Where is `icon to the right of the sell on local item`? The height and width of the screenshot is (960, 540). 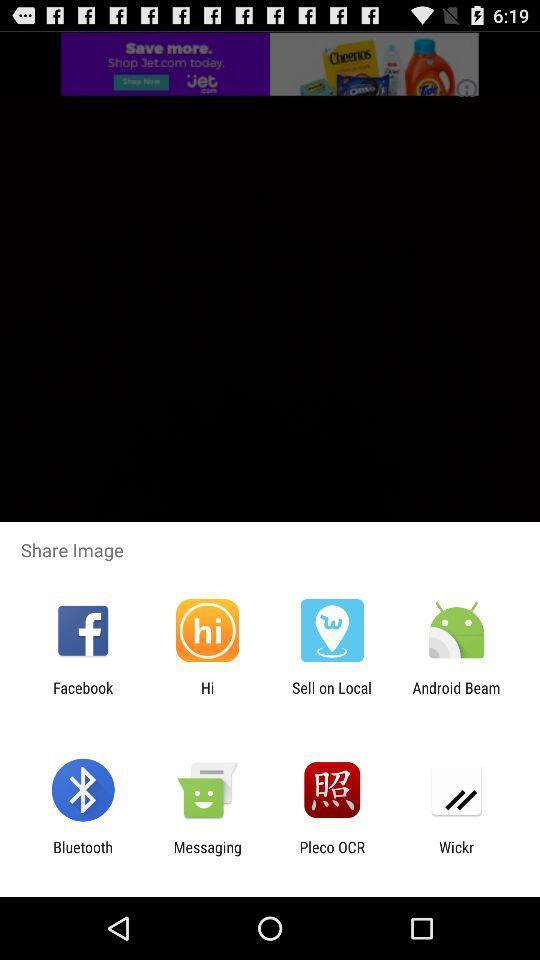 icon to the right of the sell on local item is located at coordinates (456, 696).